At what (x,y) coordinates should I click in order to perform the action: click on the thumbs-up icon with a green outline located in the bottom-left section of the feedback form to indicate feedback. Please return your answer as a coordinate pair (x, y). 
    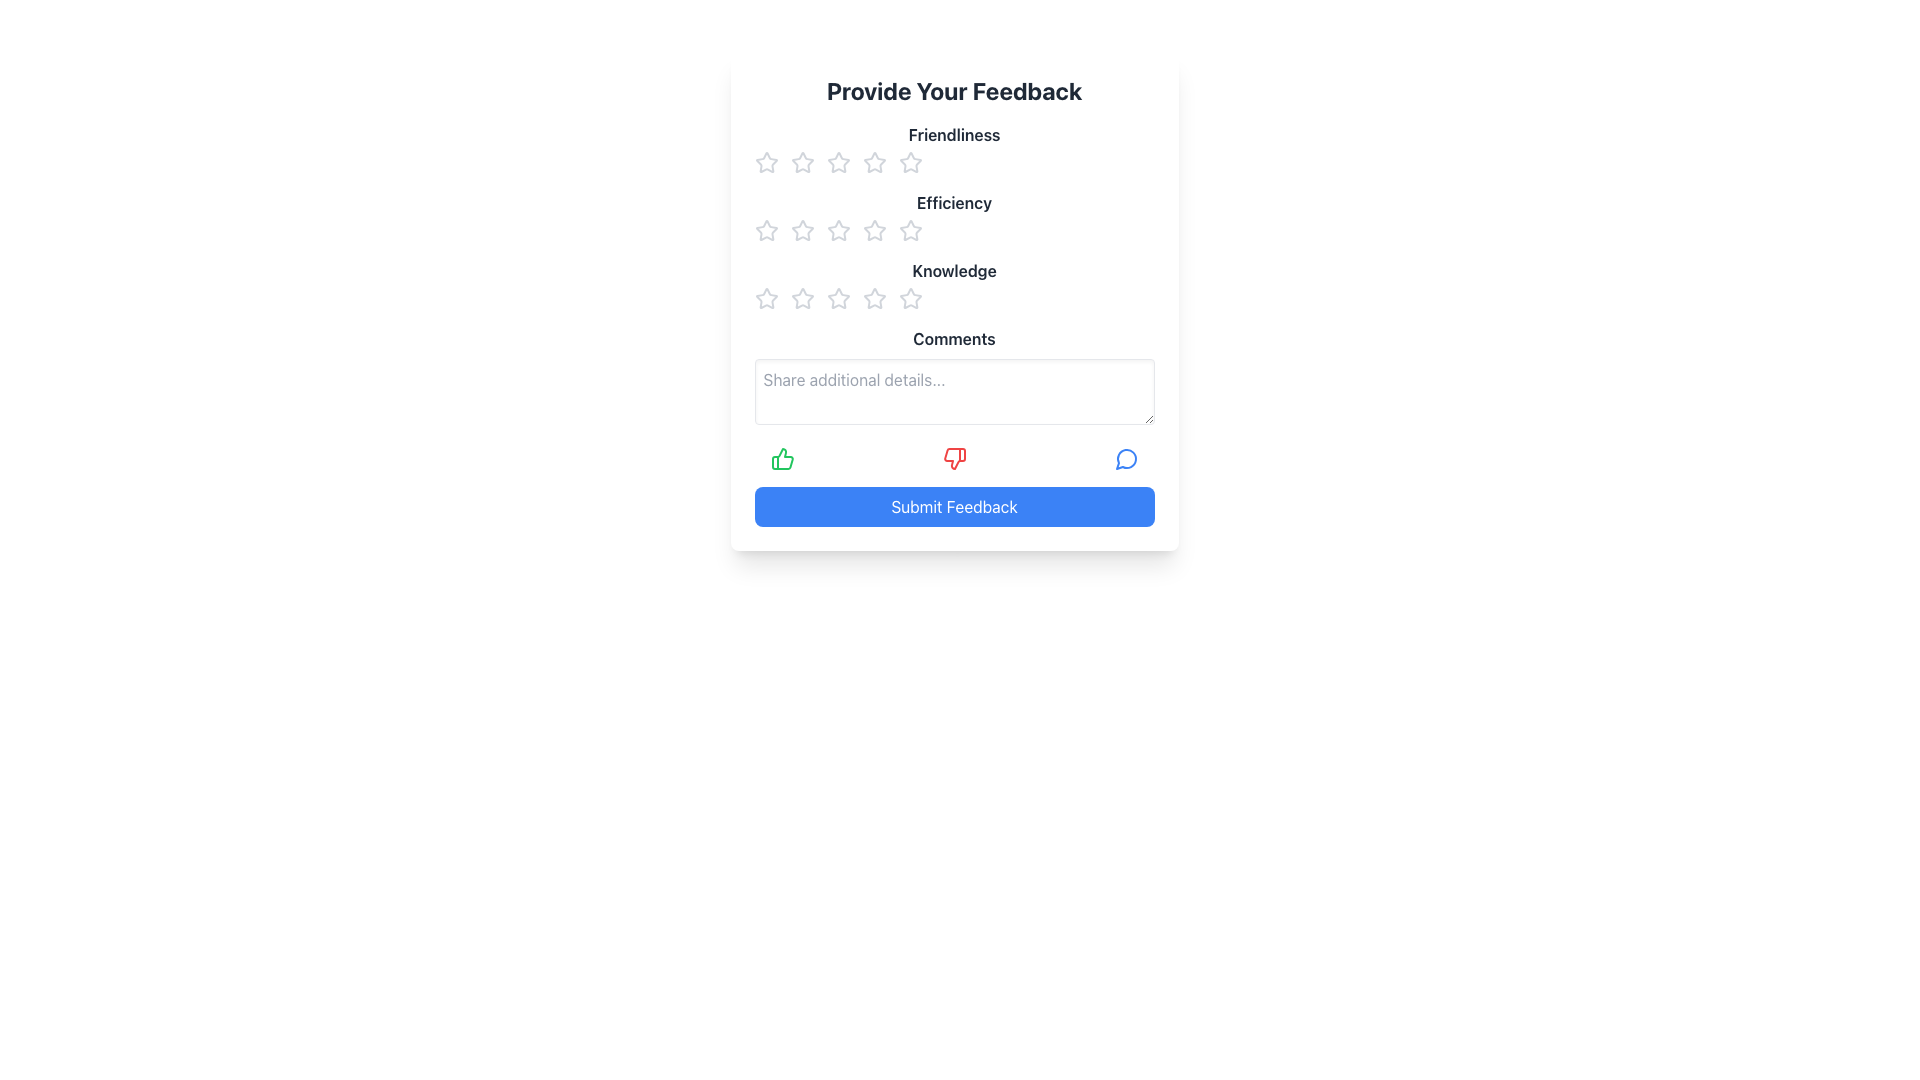
    Looking at the image, I should click on (781, 459).